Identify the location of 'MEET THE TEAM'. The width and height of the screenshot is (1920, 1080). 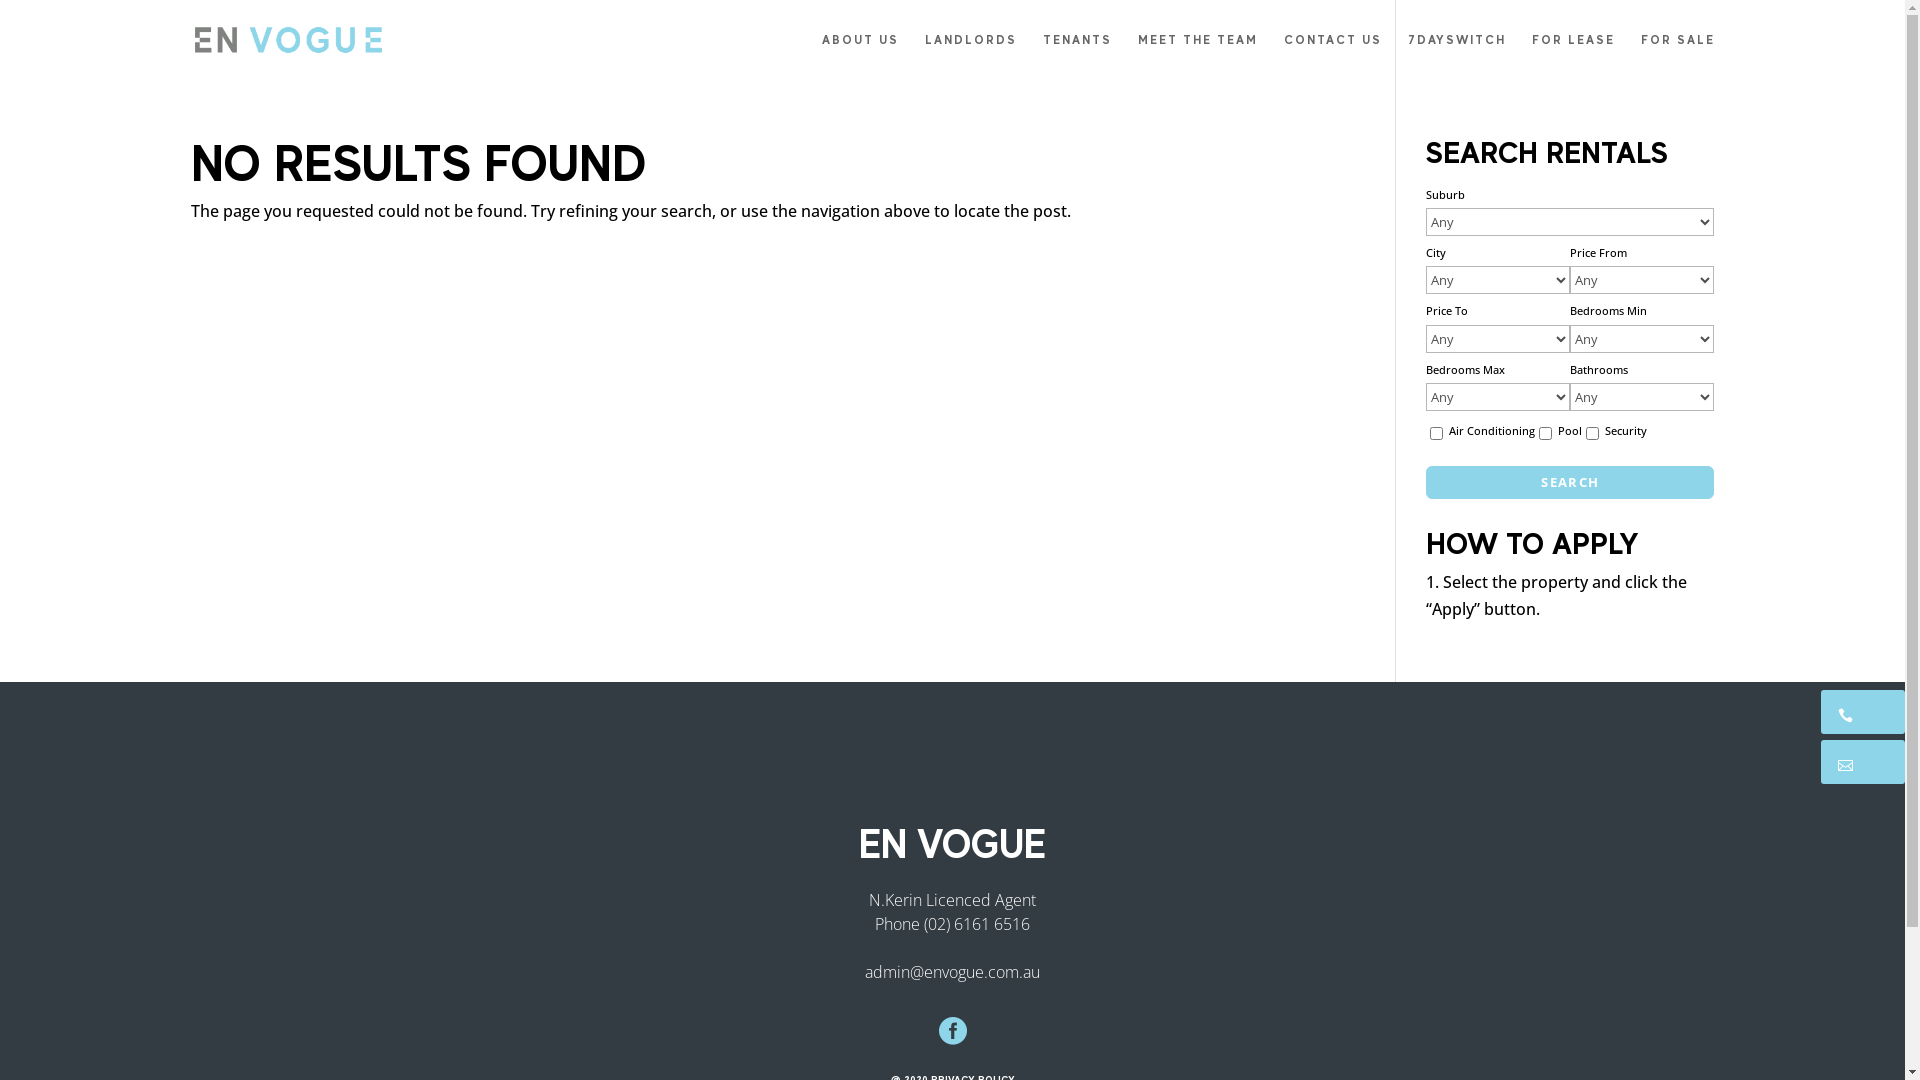
(1198, 55).